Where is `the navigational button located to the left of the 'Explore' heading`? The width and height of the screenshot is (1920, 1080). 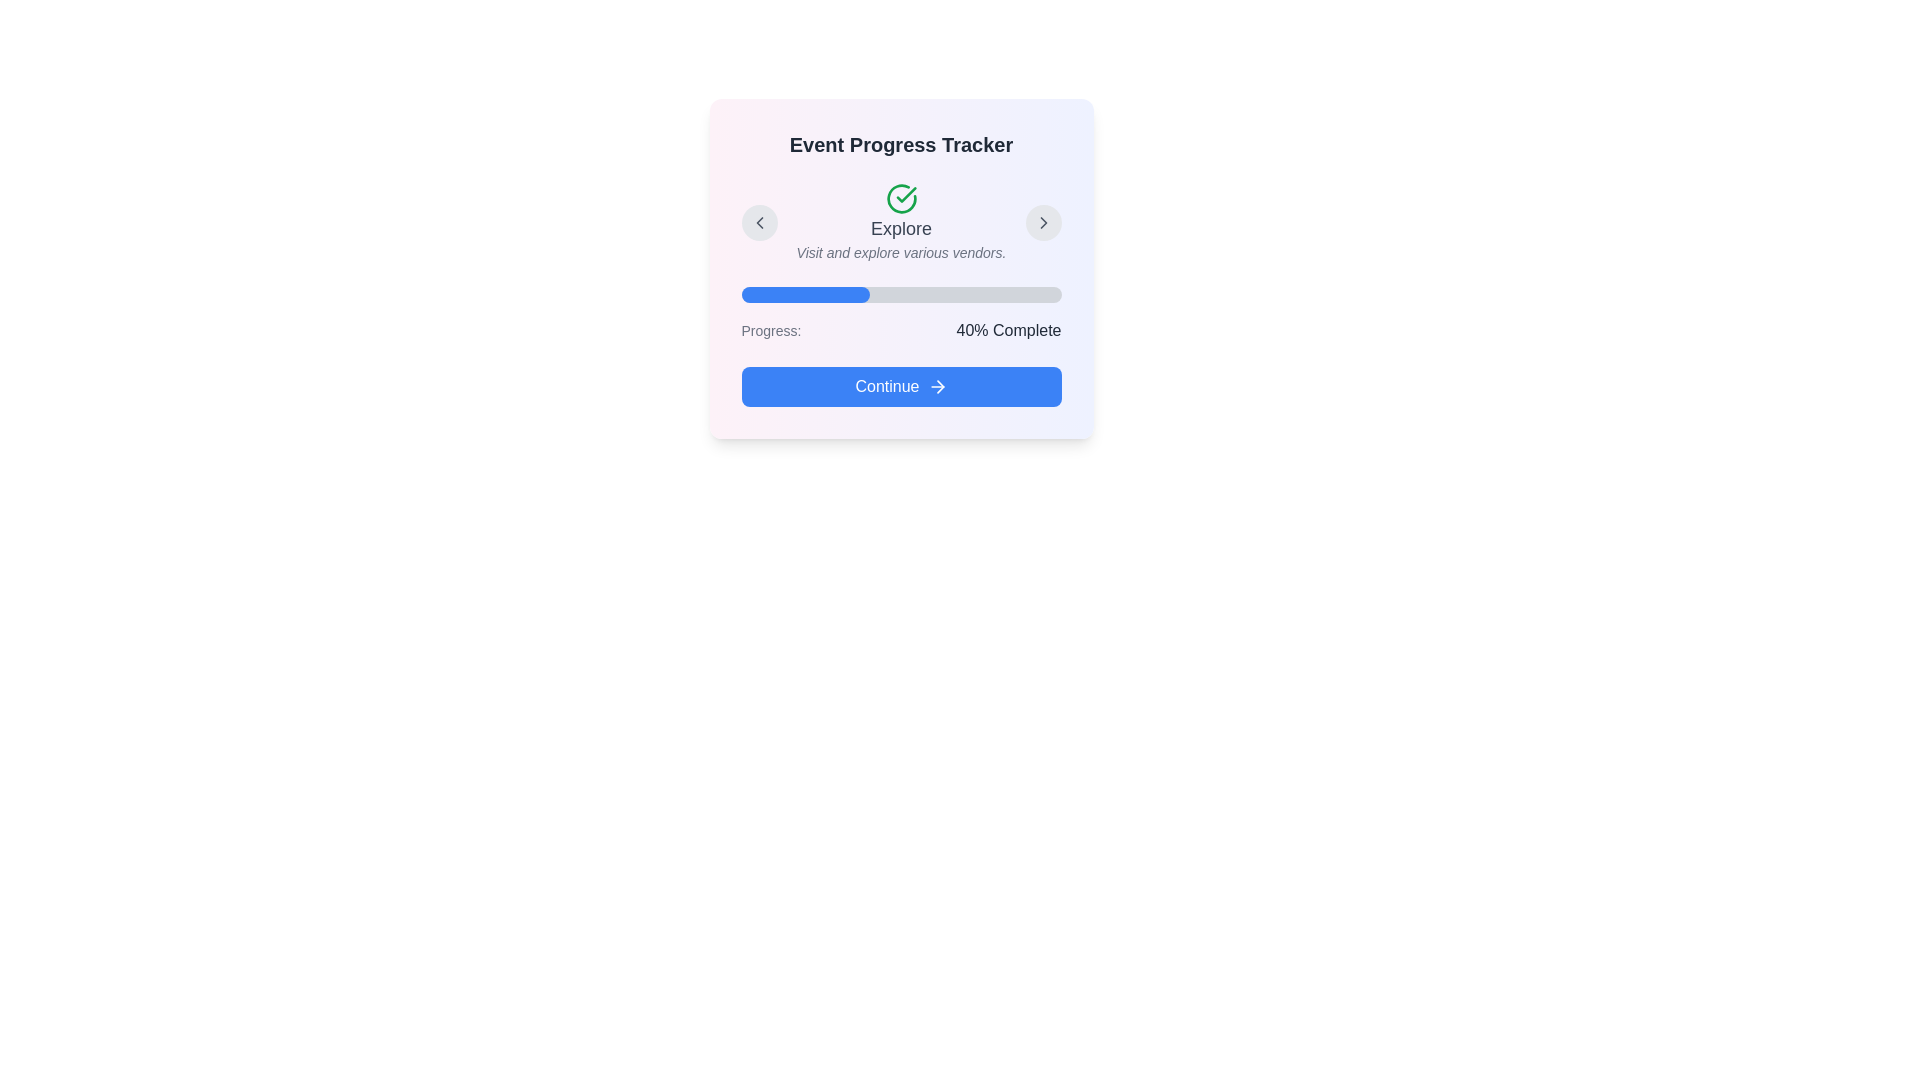 the navigational button located to the left of the 'Explore' heading is located at coordinates (758, 223).